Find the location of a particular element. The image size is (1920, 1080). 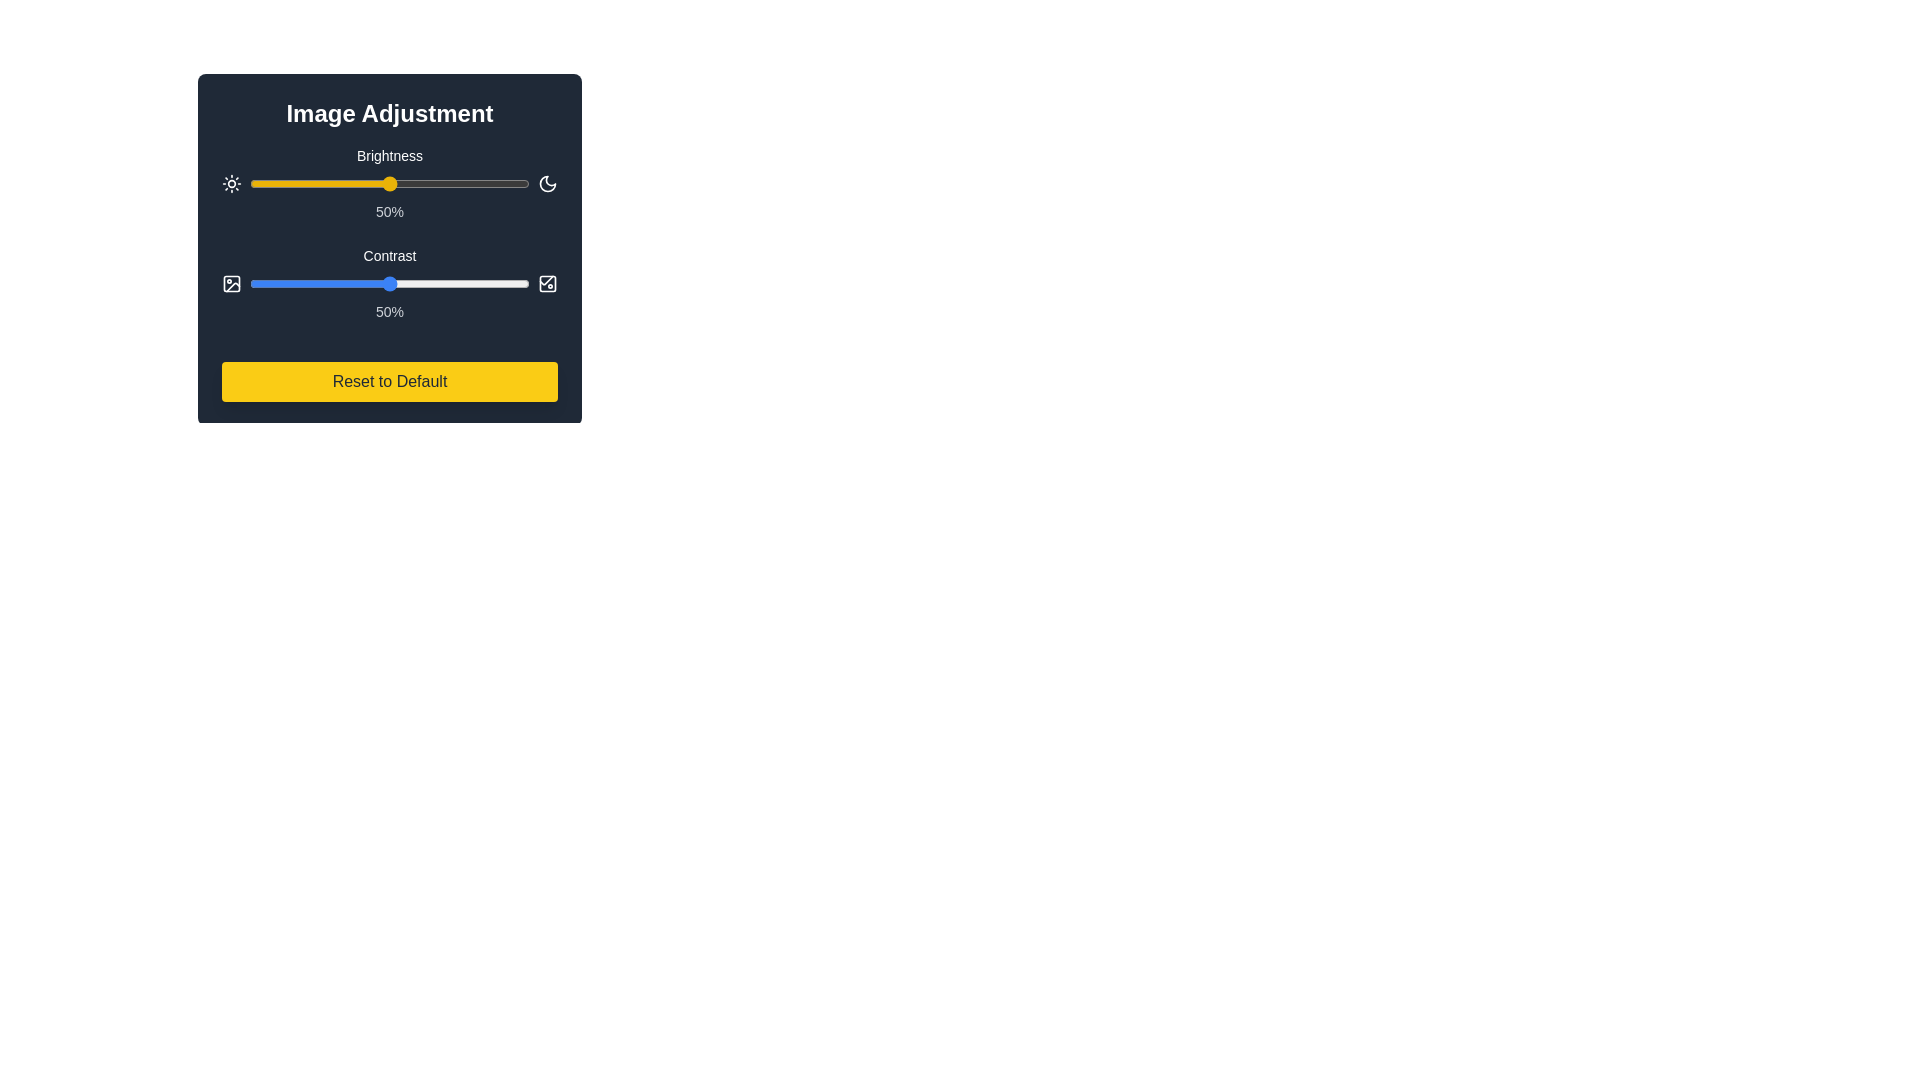

brightness is located at coordinates (389, 184).